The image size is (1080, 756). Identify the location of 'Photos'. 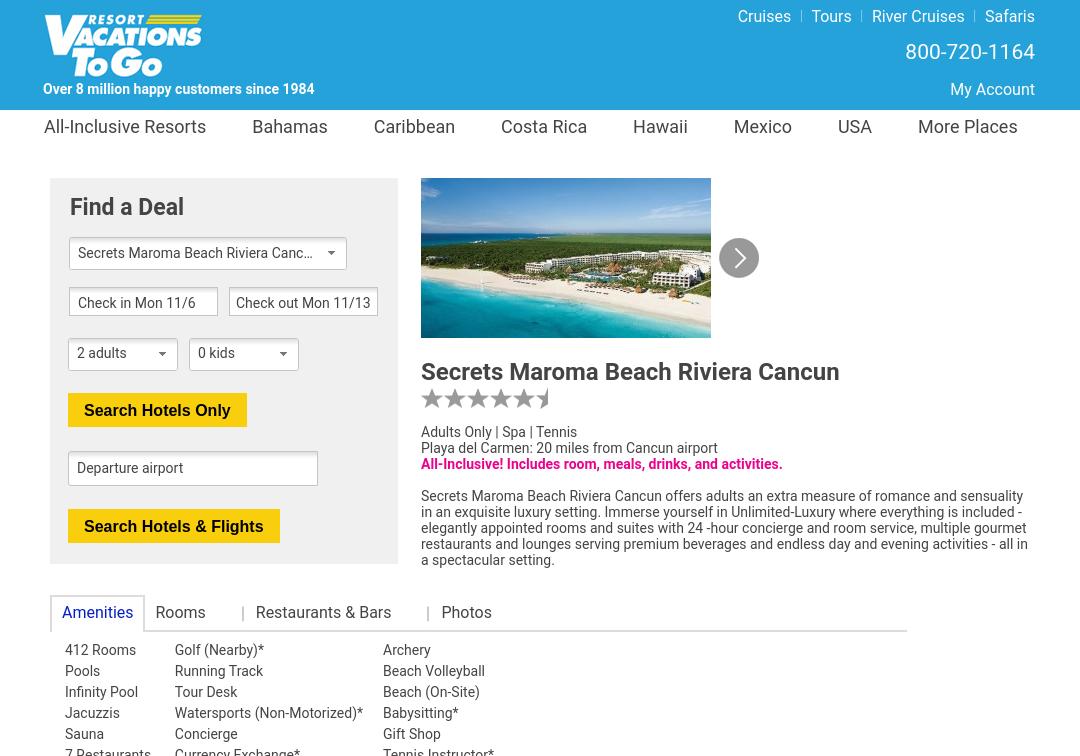
(439, 612).